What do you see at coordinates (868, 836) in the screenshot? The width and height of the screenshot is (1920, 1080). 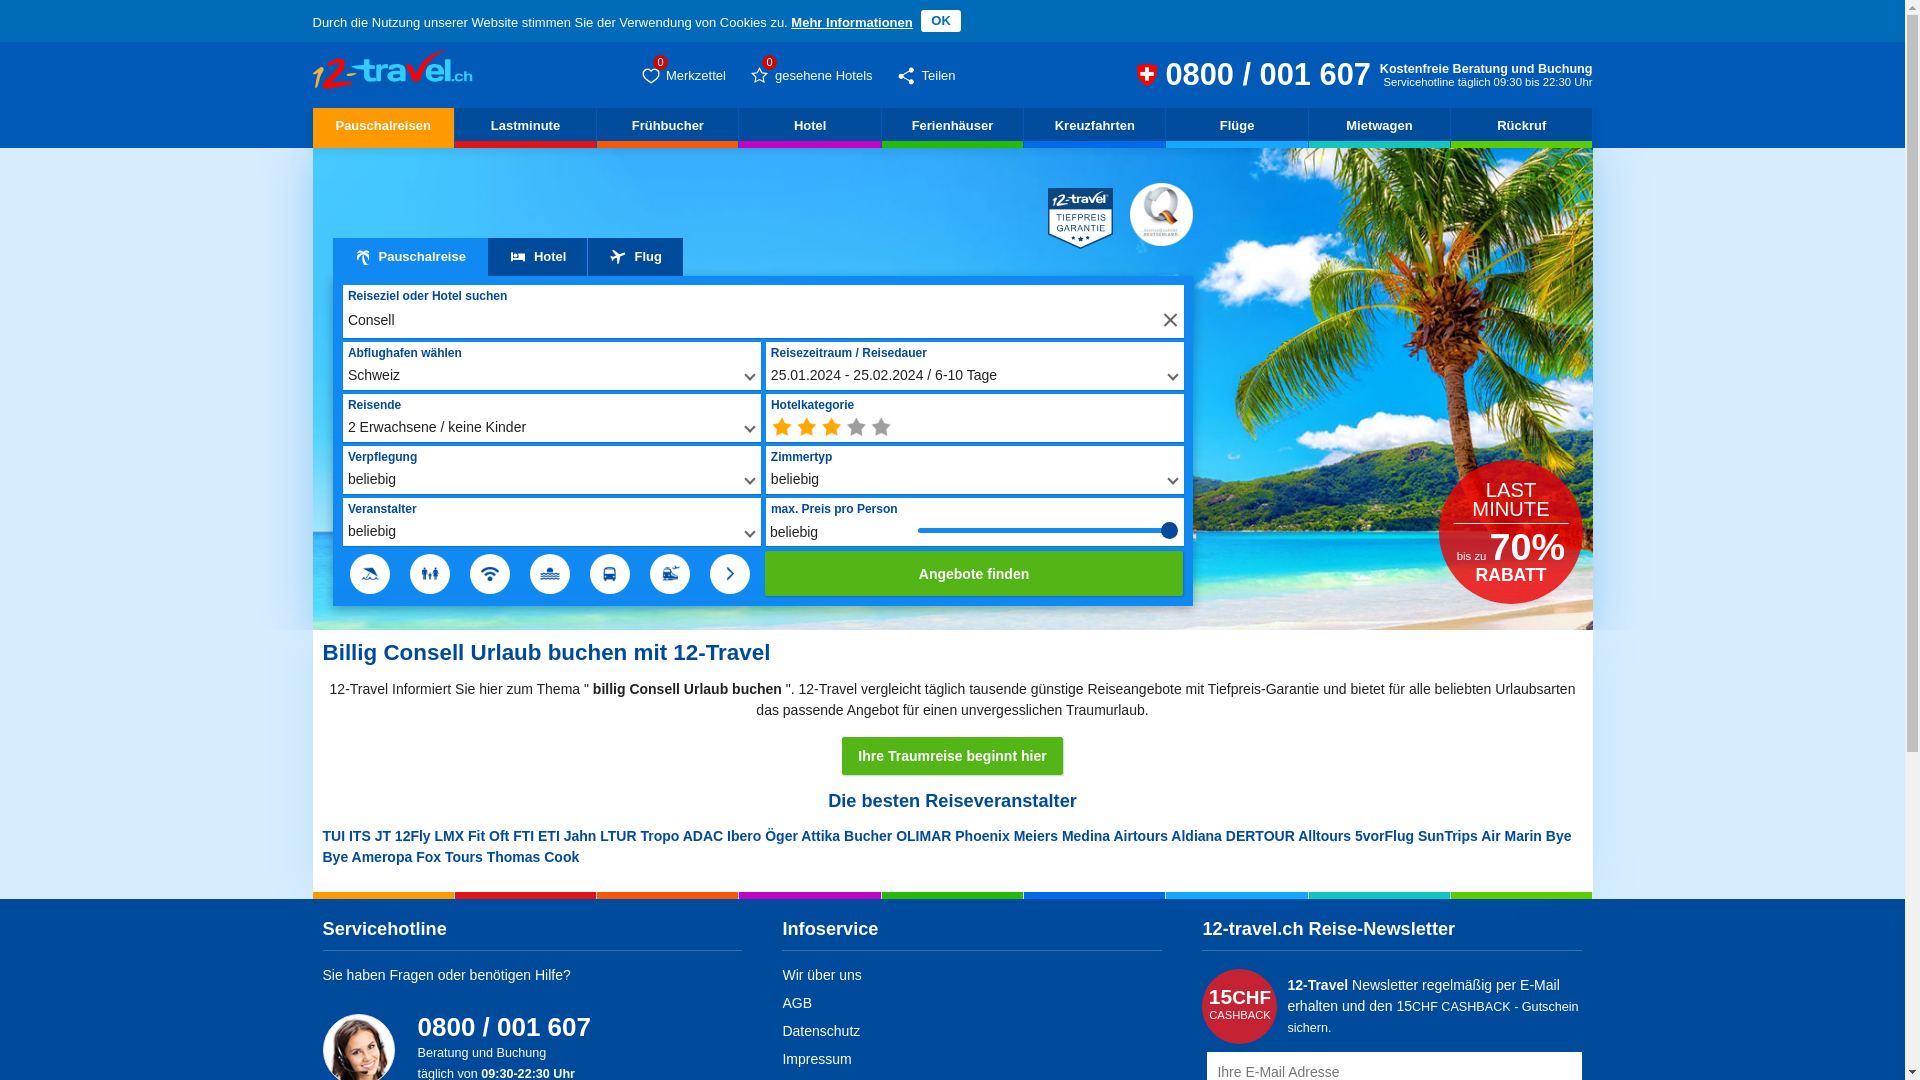 I see `'Bucher'` at bounding box center [868, 836].